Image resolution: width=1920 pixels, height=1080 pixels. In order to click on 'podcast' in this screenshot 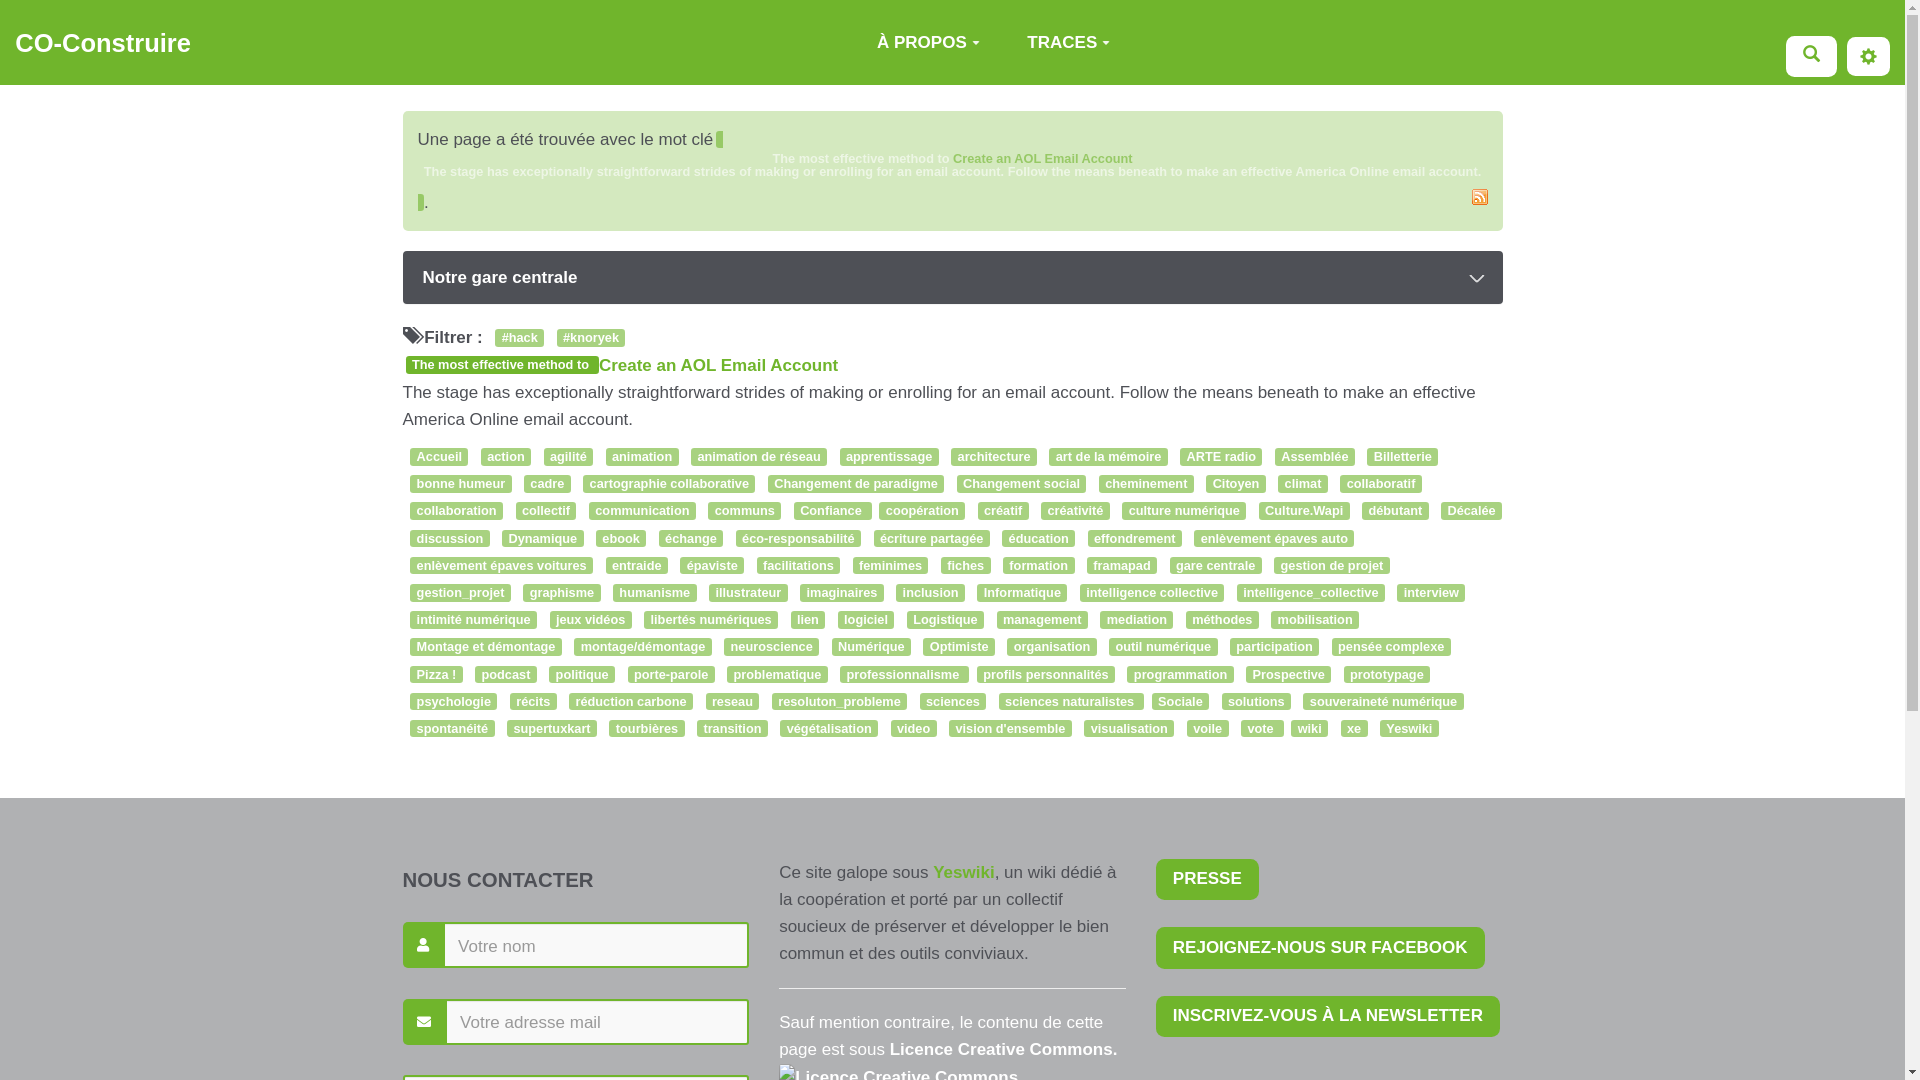, I will do `click(505, 675)`.